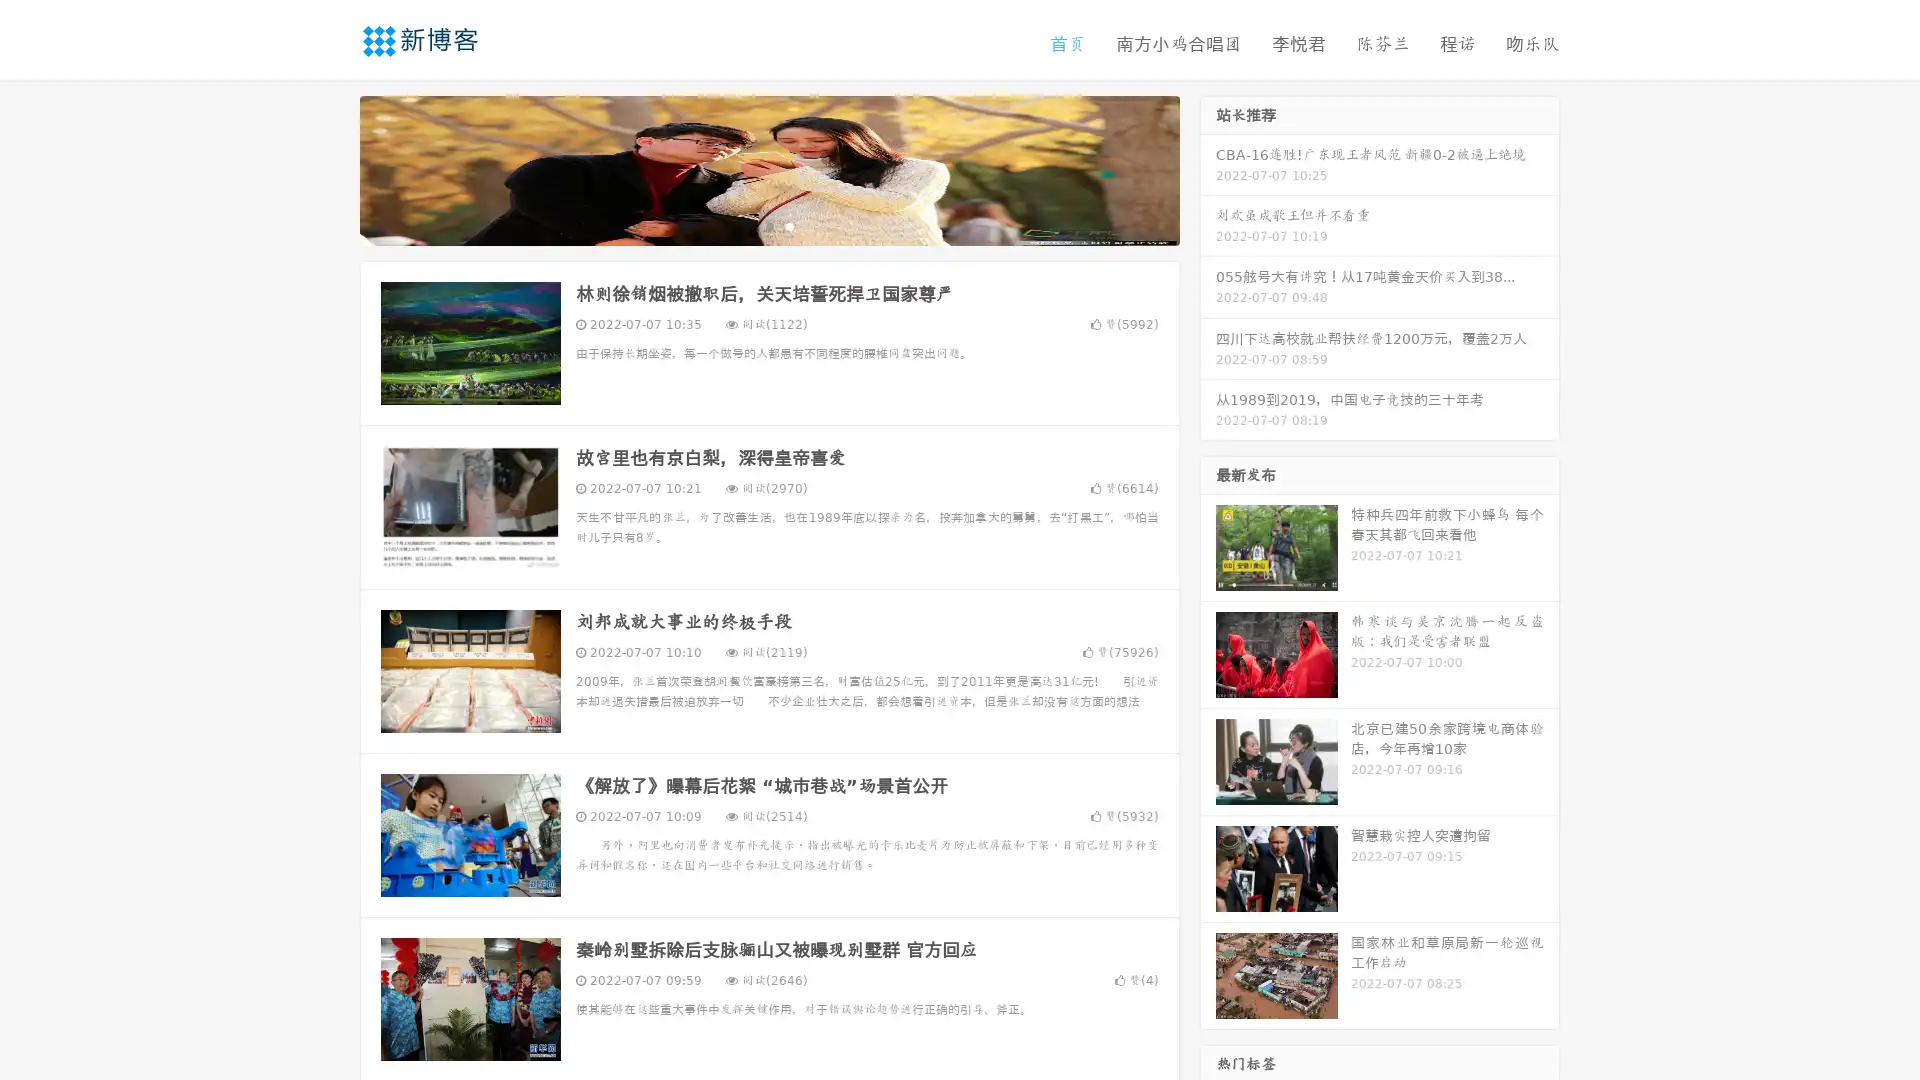  I want to click on Go to slide 2, so click(768, 225).